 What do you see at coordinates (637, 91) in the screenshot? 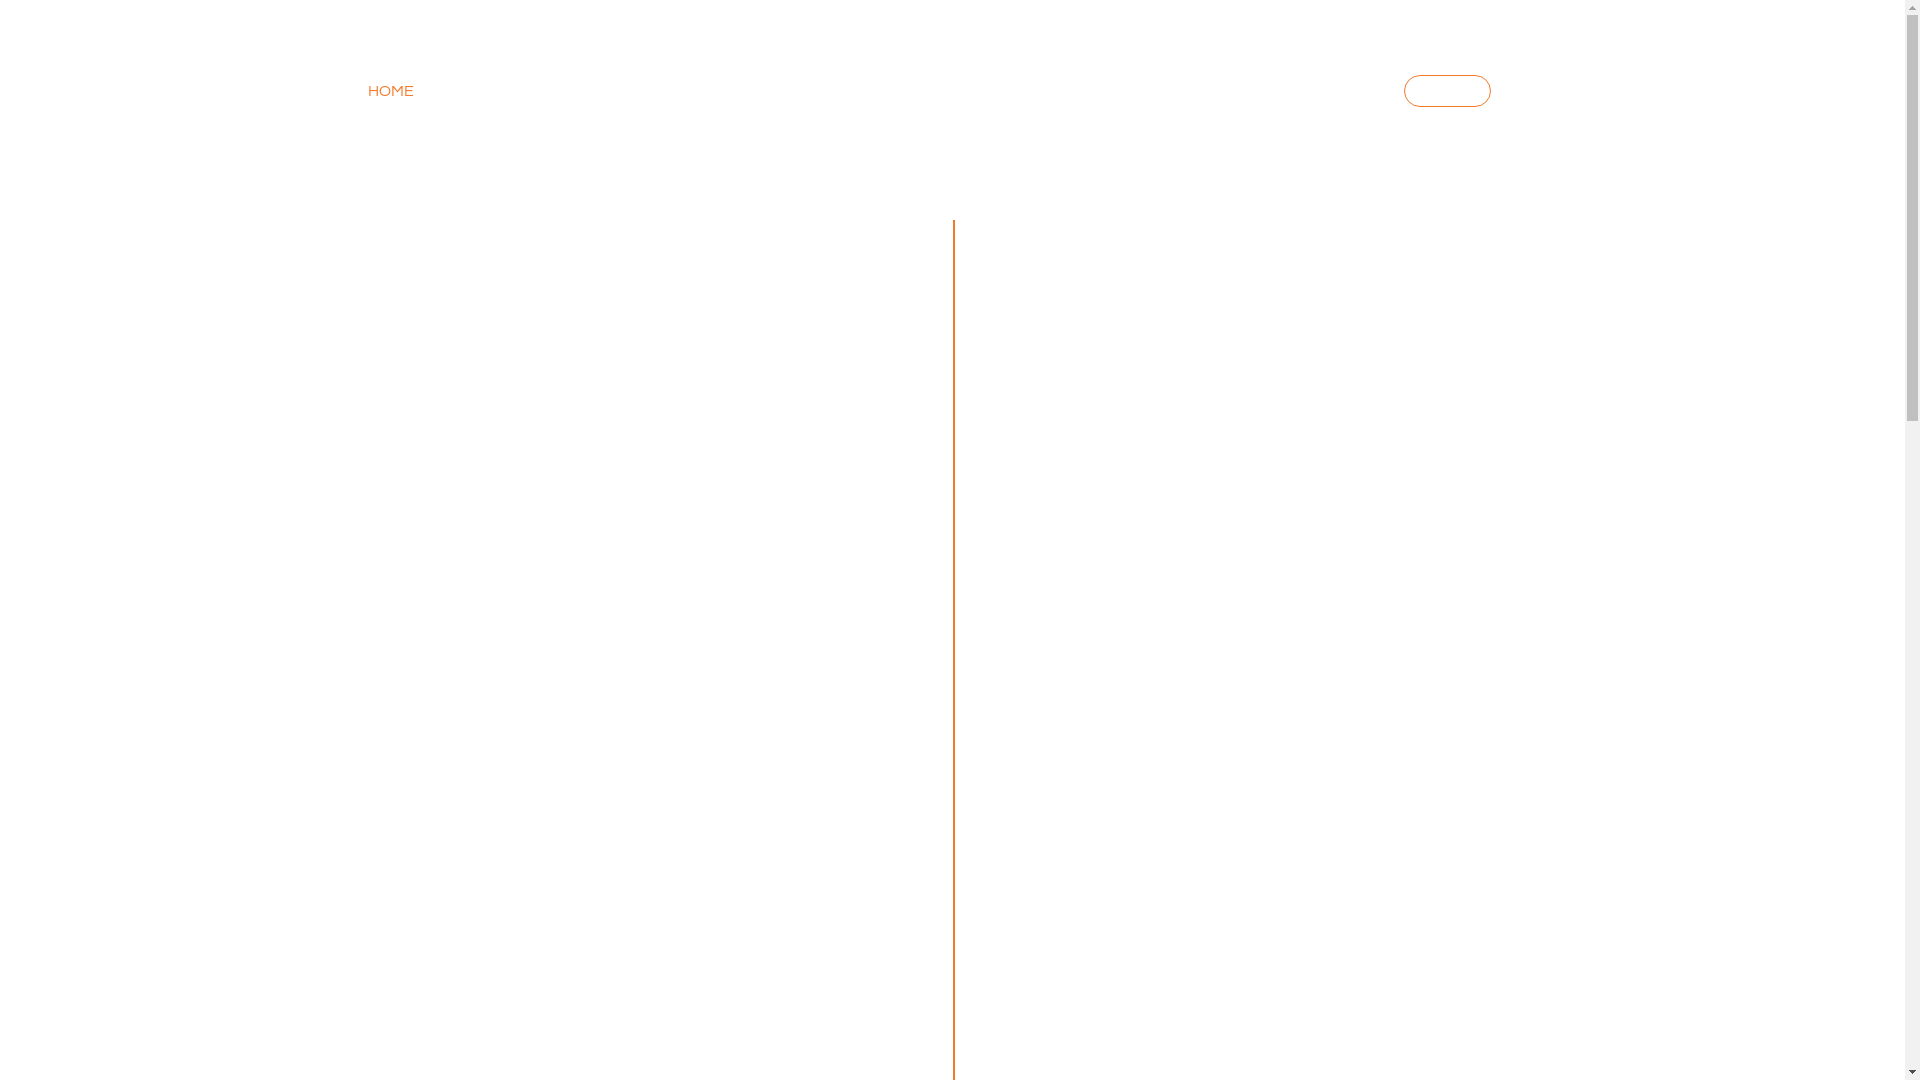
I see `'OVER ONS'` at bounding box center [637, 91].